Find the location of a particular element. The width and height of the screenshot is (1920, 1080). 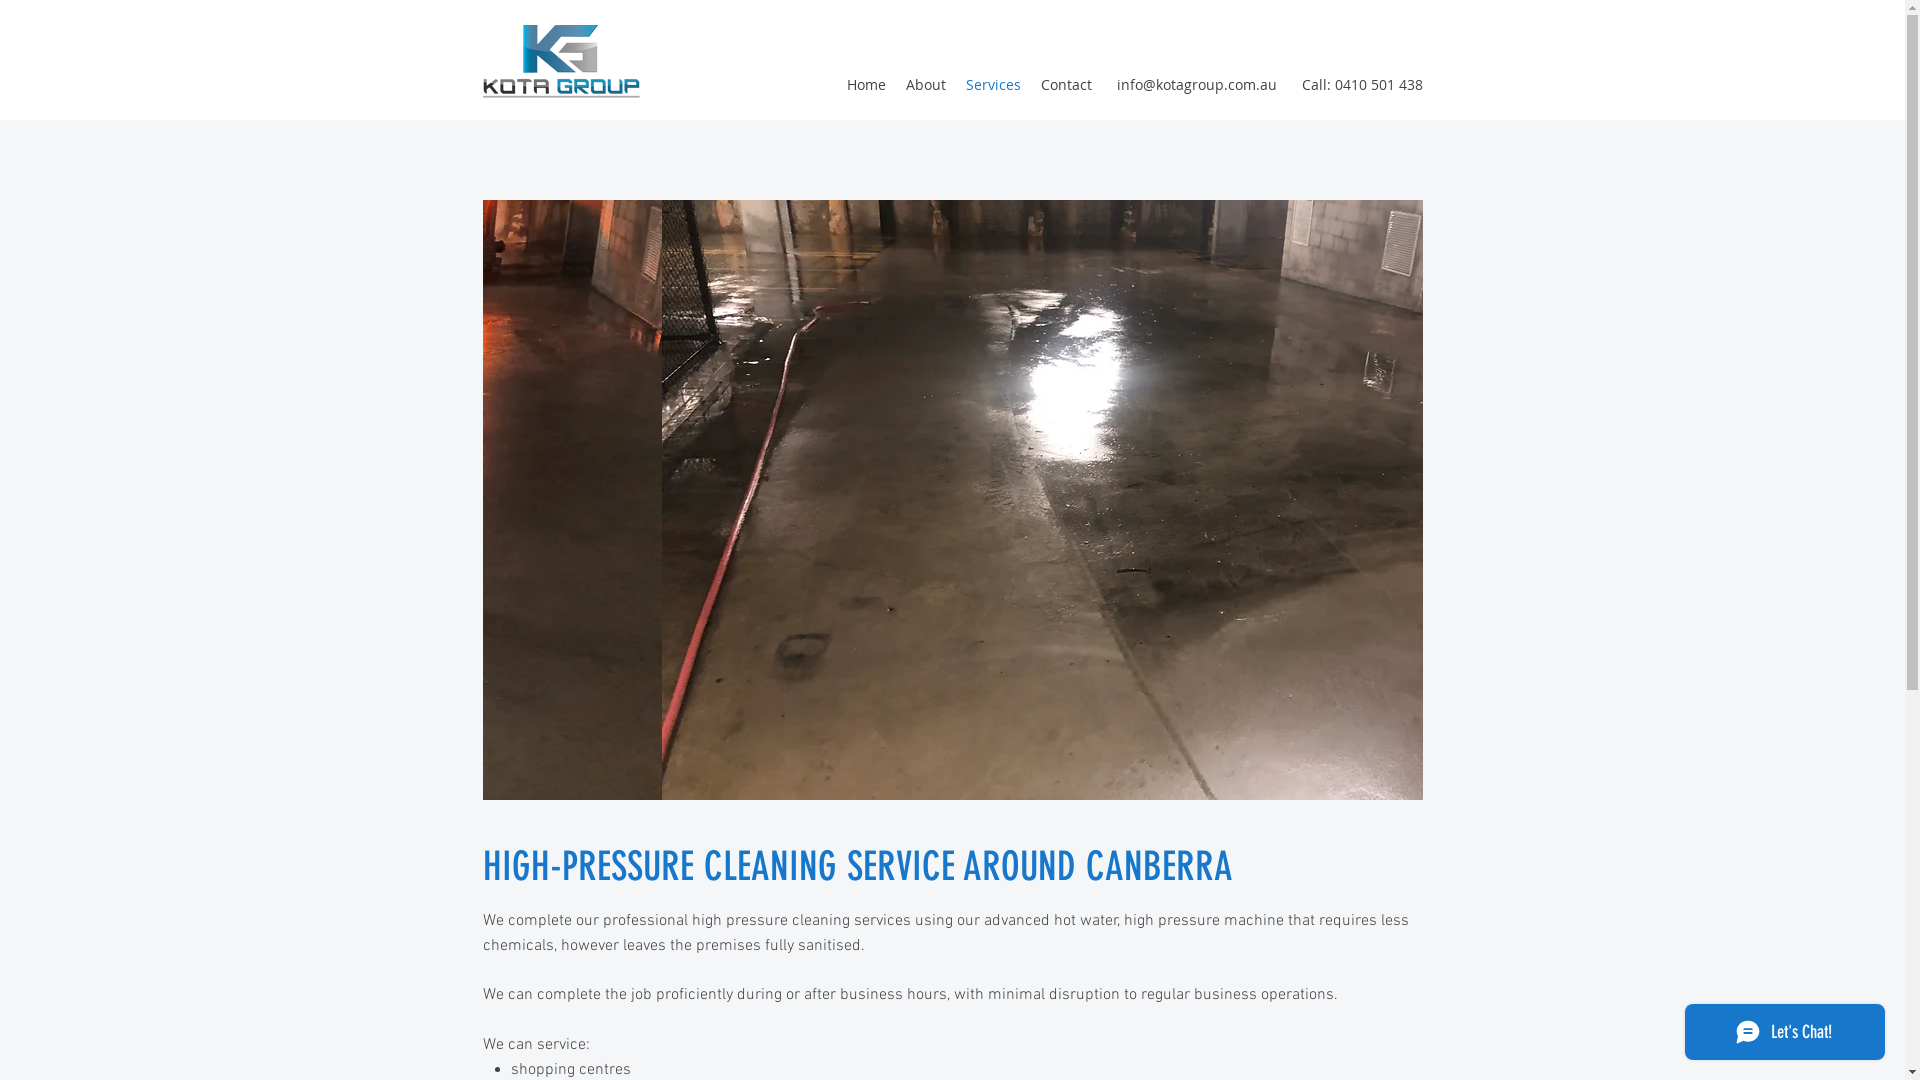

'Services' is located at coordinates (993, 83).